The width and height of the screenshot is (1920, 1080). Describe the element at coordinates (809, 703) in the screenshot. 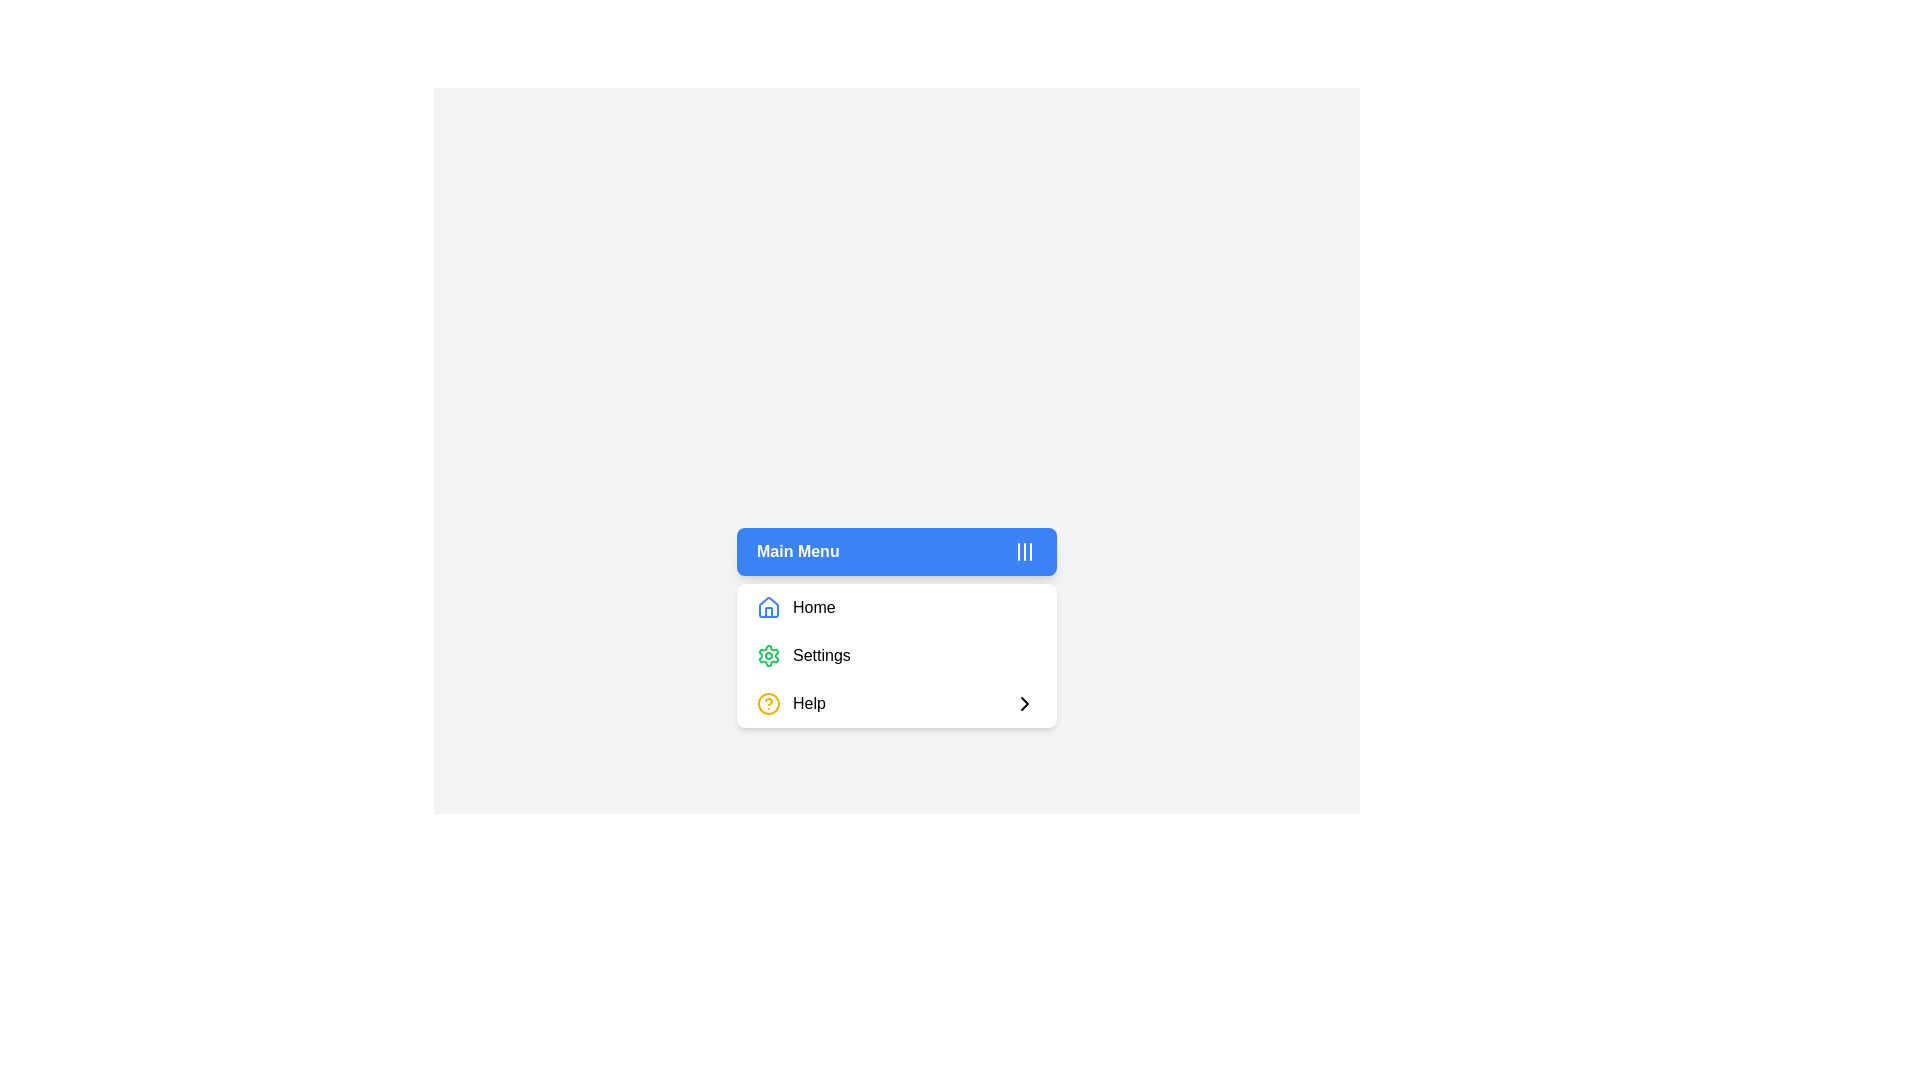

I see `the help text label located at the bottom-most line item of the vertical dropdown menu, which is identifiable by the accompanying yellow circle icon with a question mark and an arrow pointing right` at that location.